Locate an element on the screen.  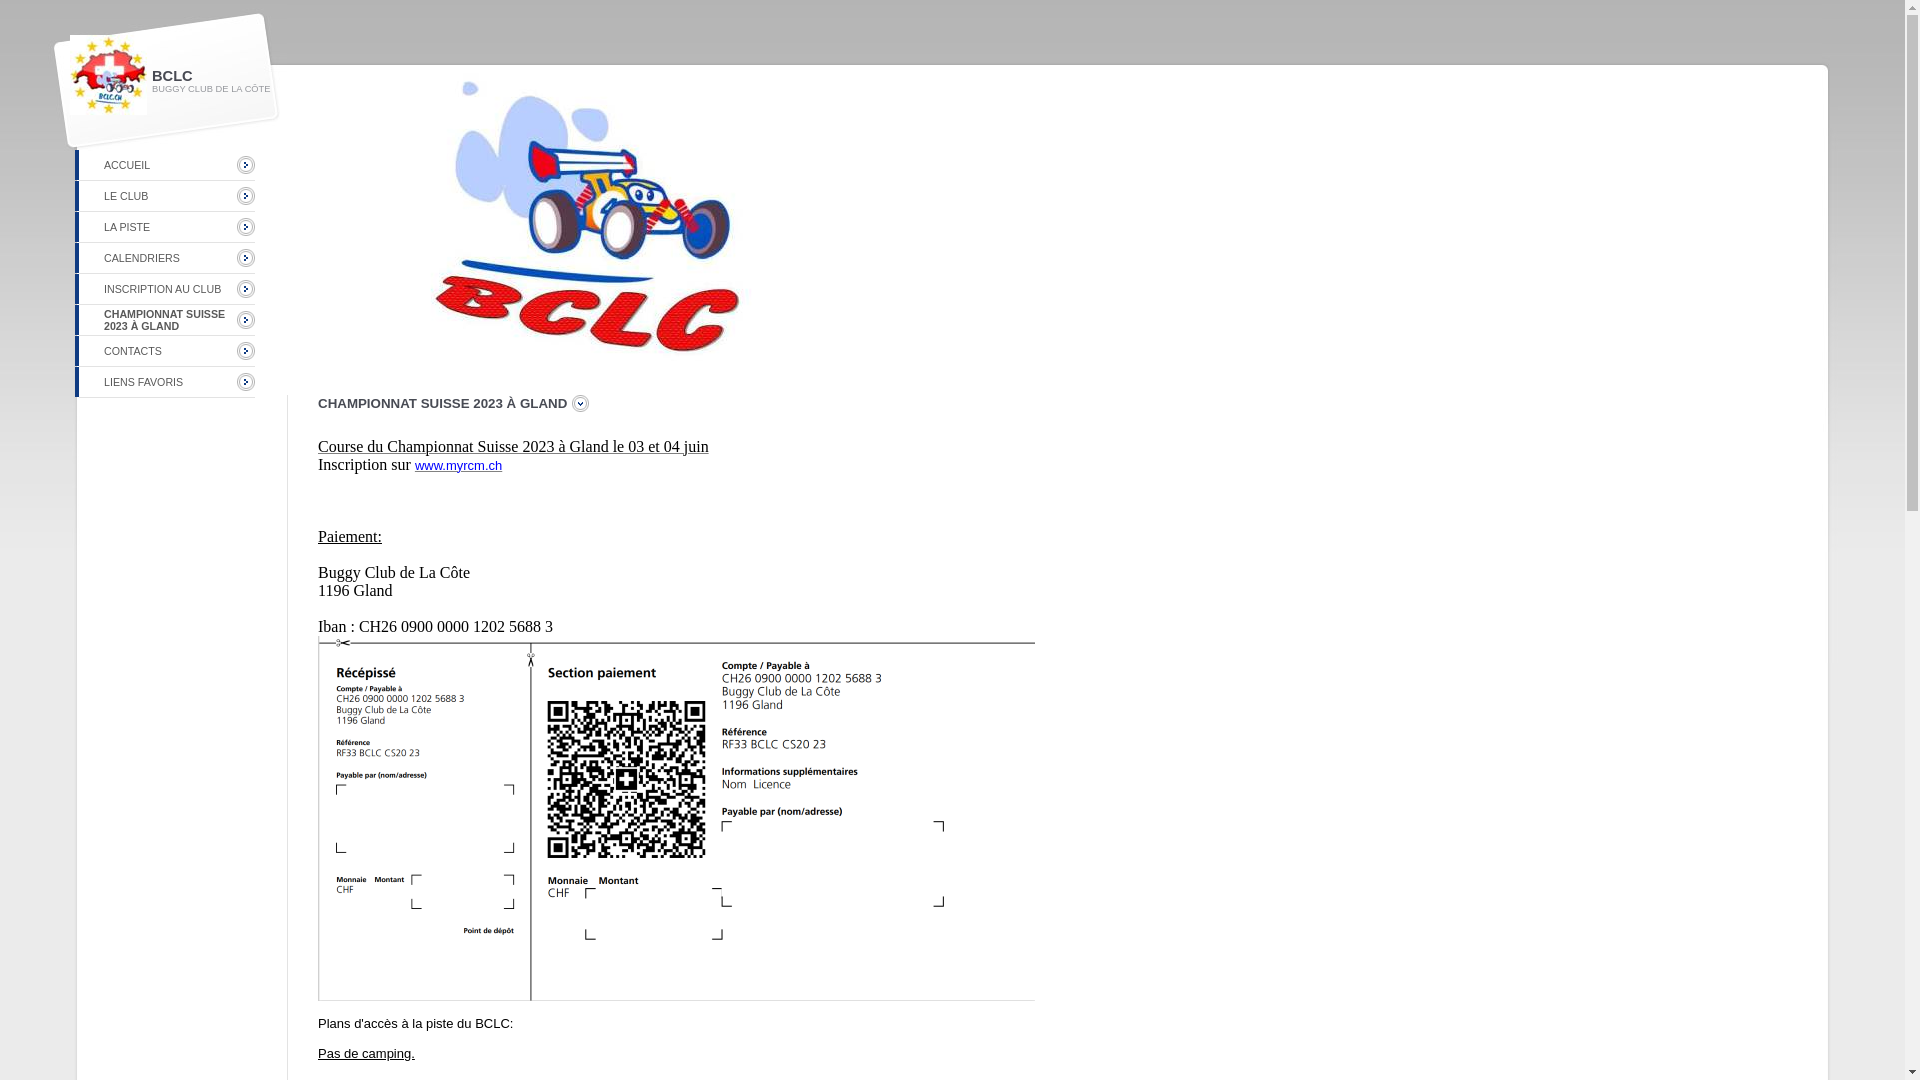
'CONTACTS' is located at coordinates (132, 350).